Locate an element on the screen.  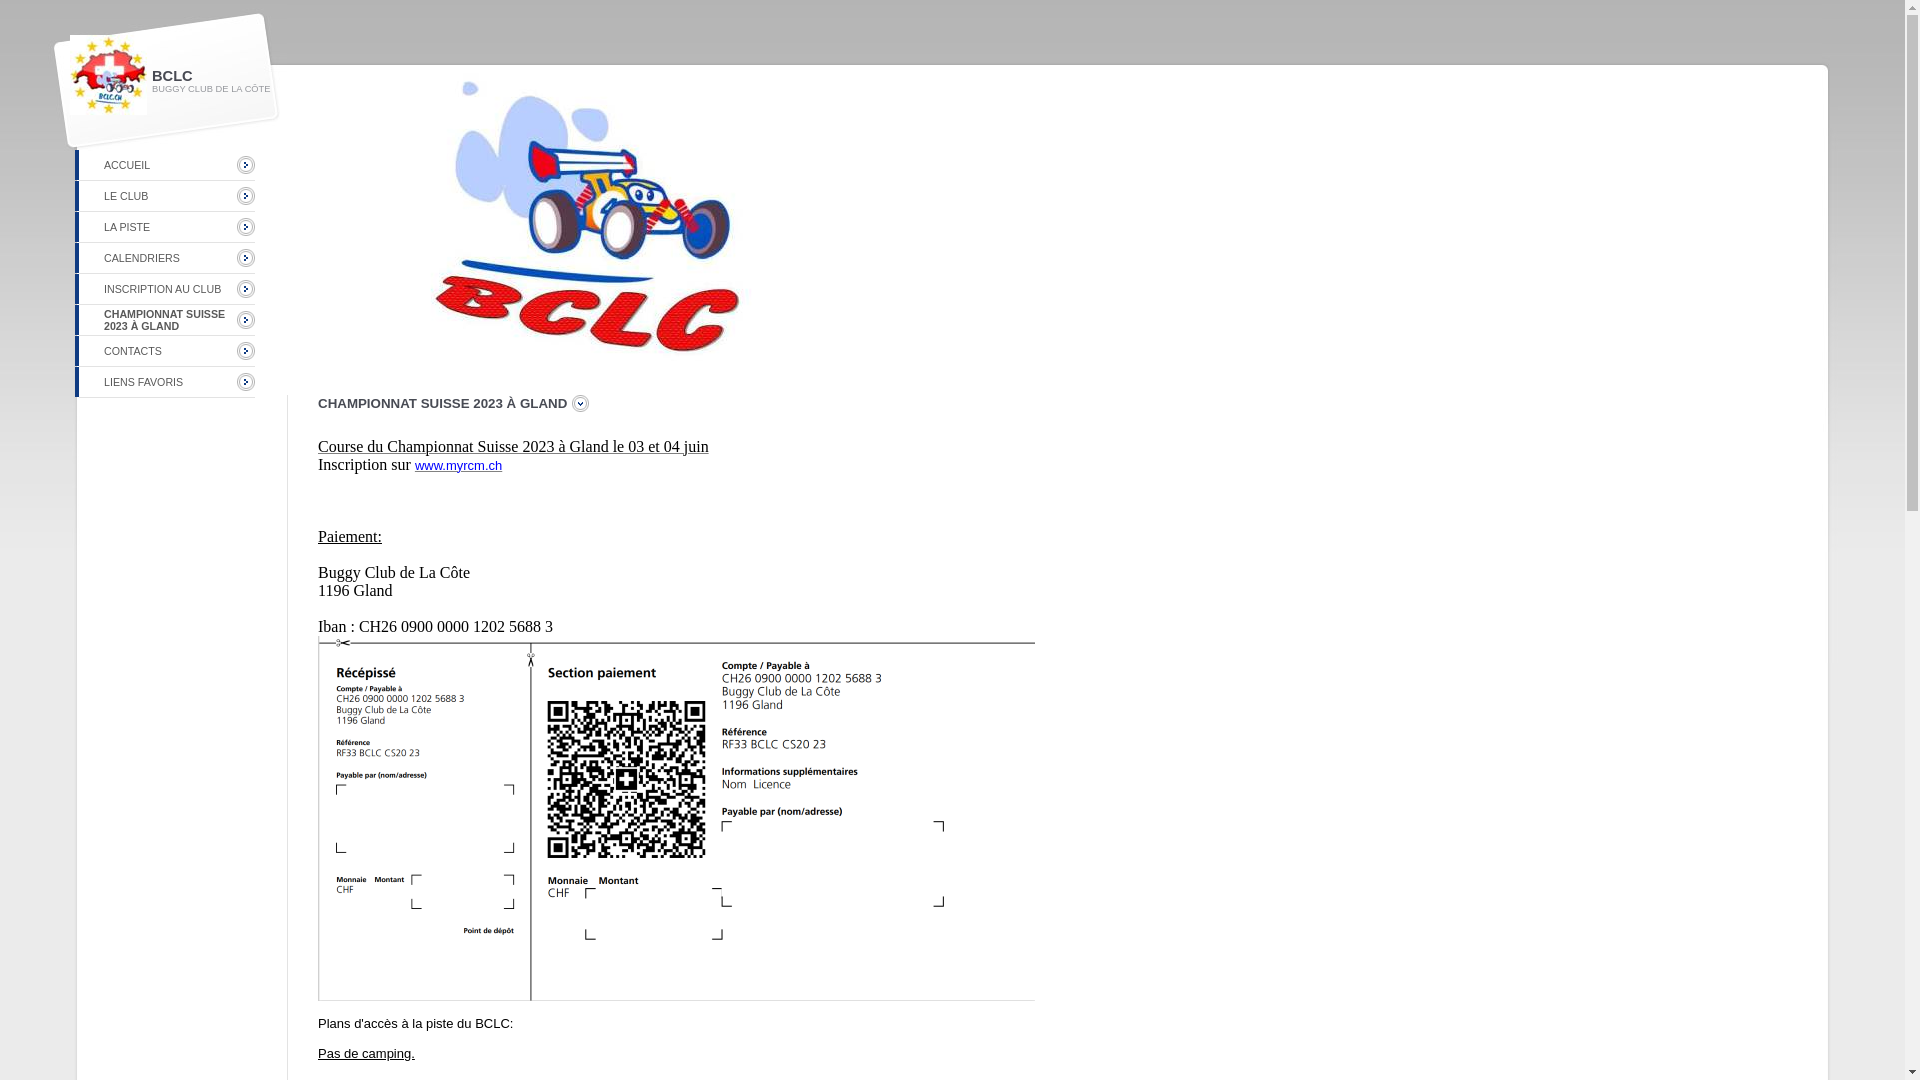
'CONTACTS' is located at coordinates (132, 350).